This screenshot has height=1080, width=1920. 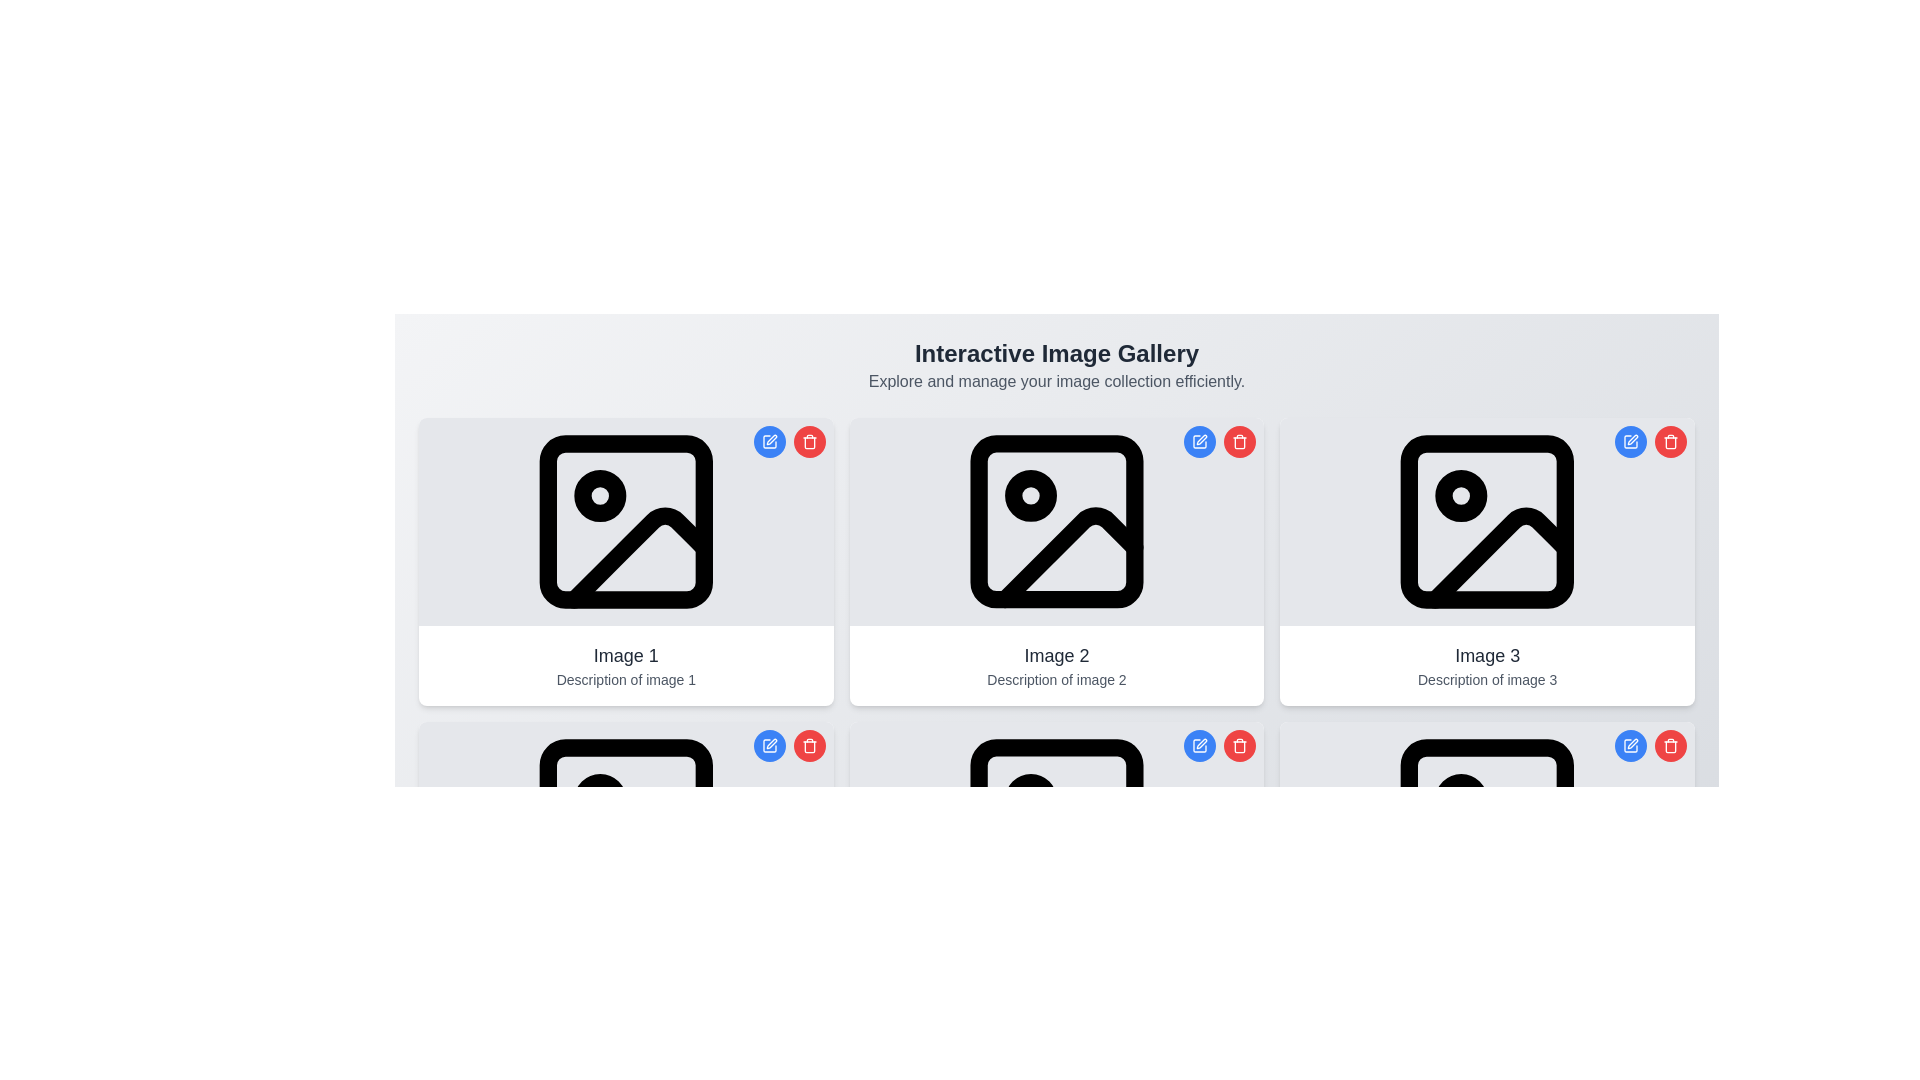 I want to click on the Text Label that displays the title or identifier of the associated image, located within a card layout under the image and above descriptive text, so click(x=1055, y=655).